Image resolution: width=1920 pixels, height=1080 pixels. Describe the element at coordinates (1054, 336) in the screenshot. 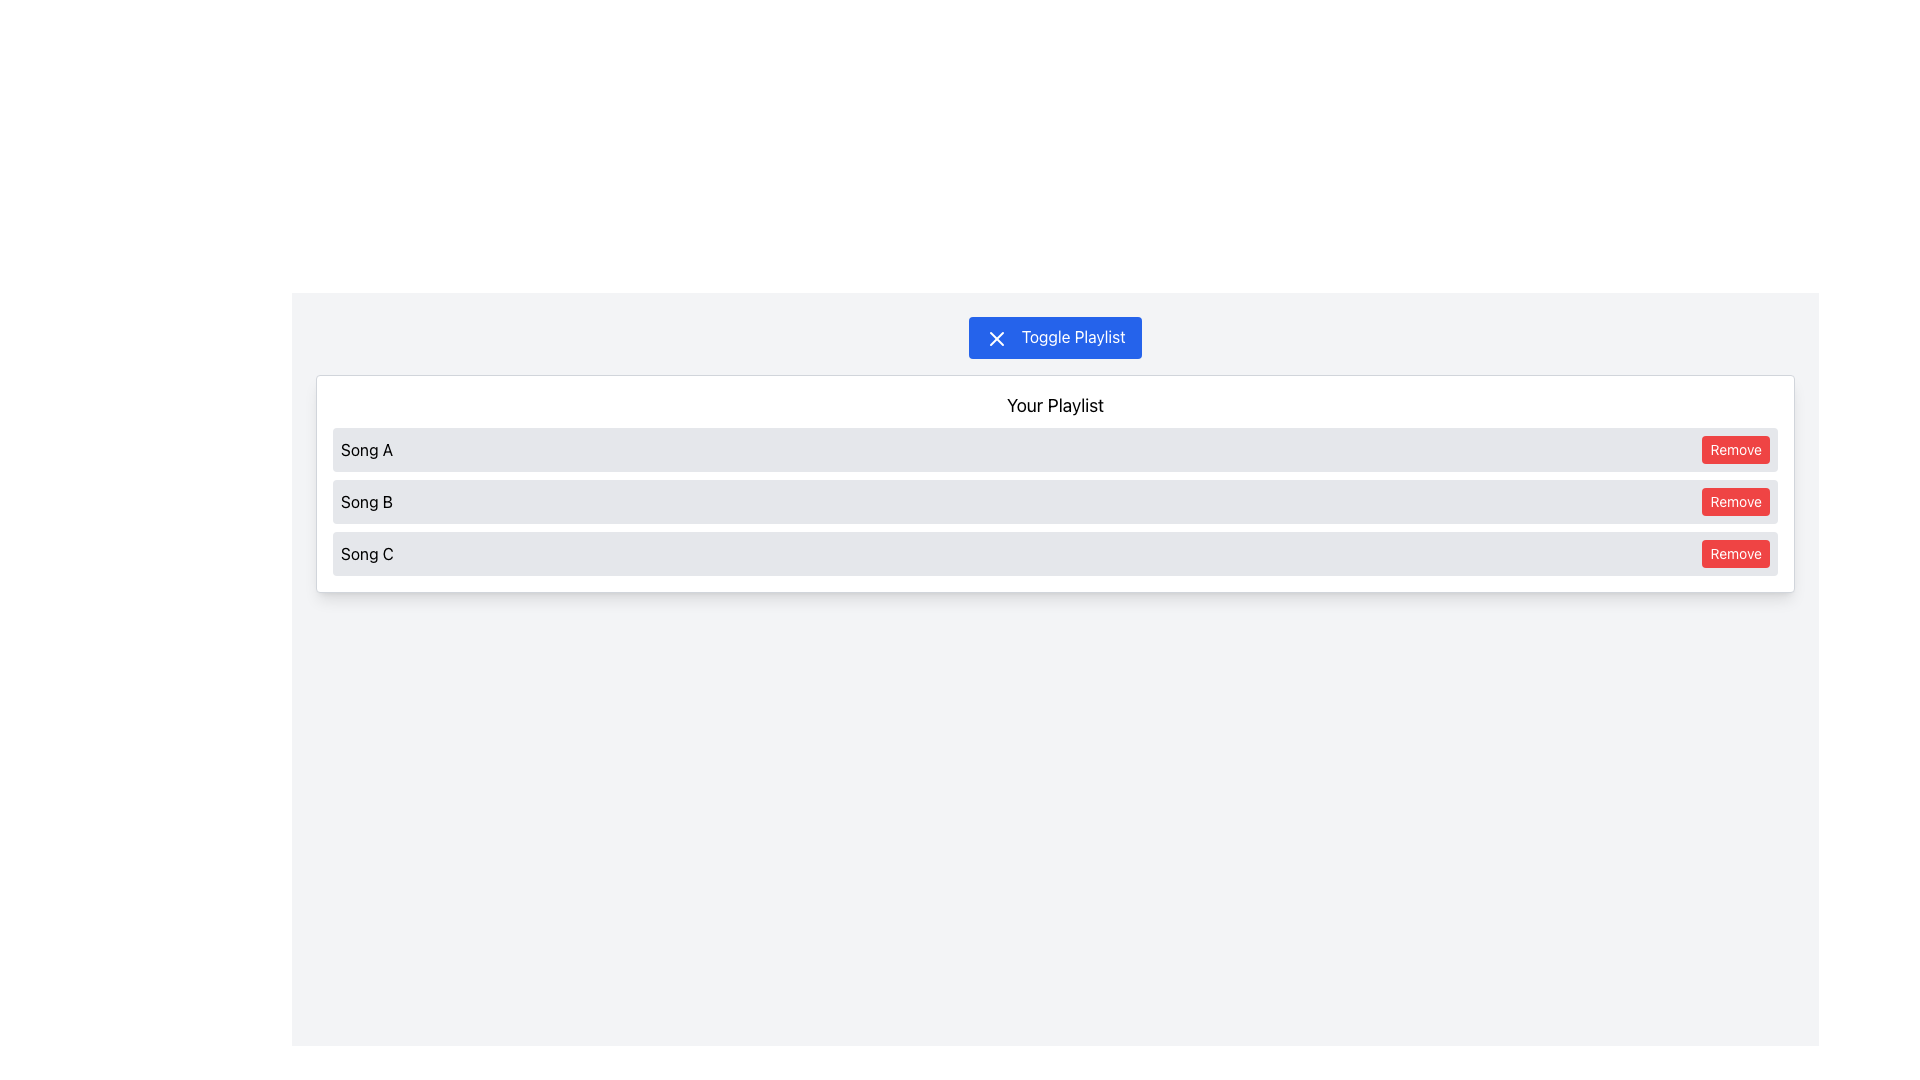

I see `the button that toggles the visibility of the playlist, located near the top center of the 'Your Playlist' section` at that location.